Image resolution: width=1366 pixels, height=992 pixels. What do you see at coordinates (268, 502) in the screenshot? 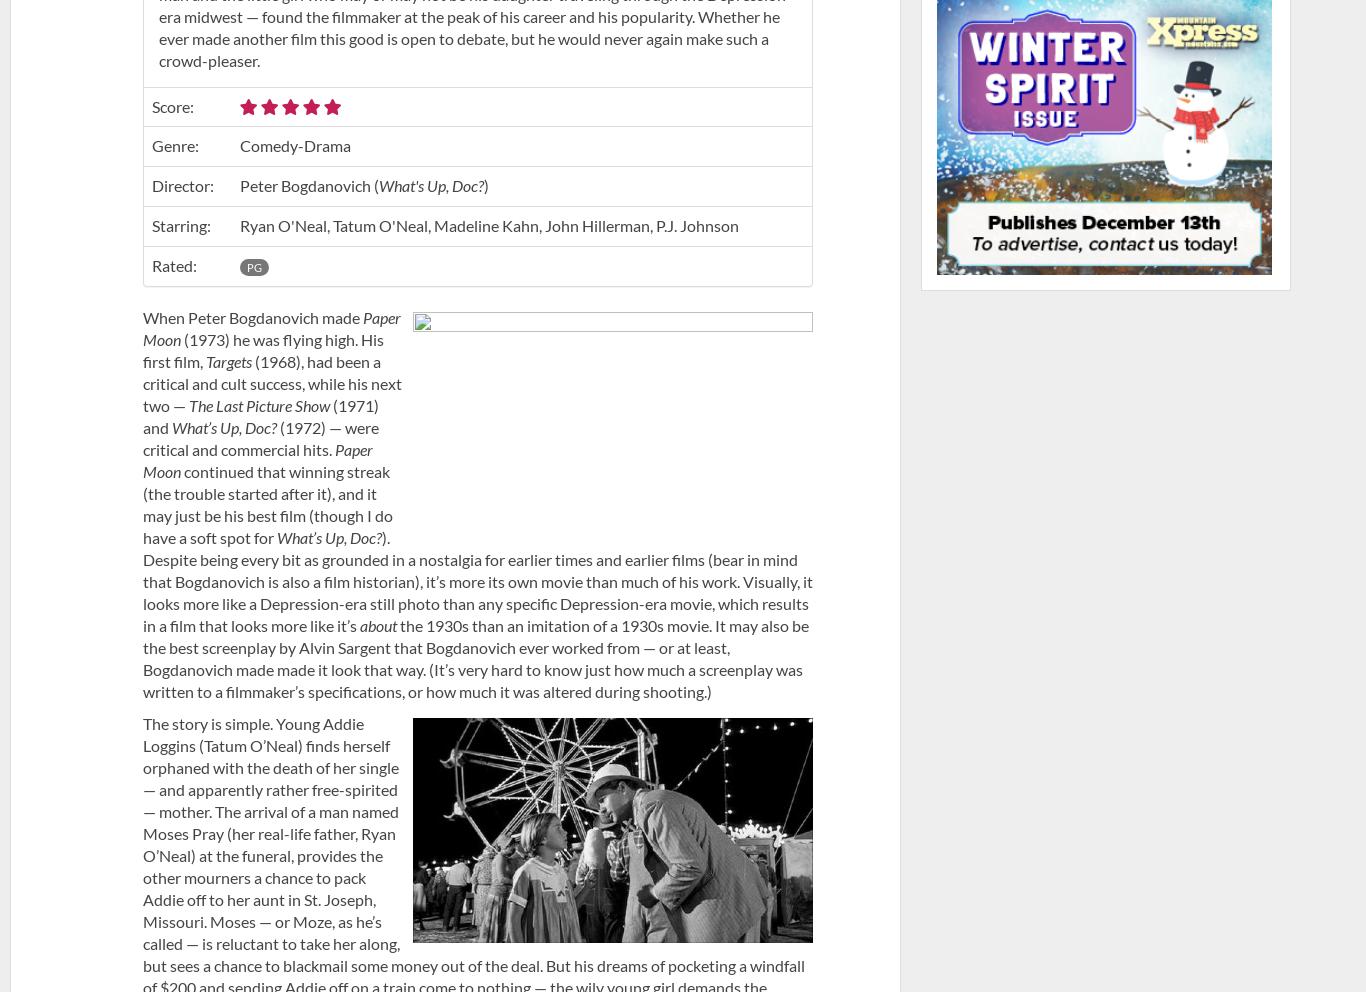
I see `'continued that winning streak (the trouble started after it), and it may just be his best film (though I do have a soft spot for'` at bounding box center [268, 502].